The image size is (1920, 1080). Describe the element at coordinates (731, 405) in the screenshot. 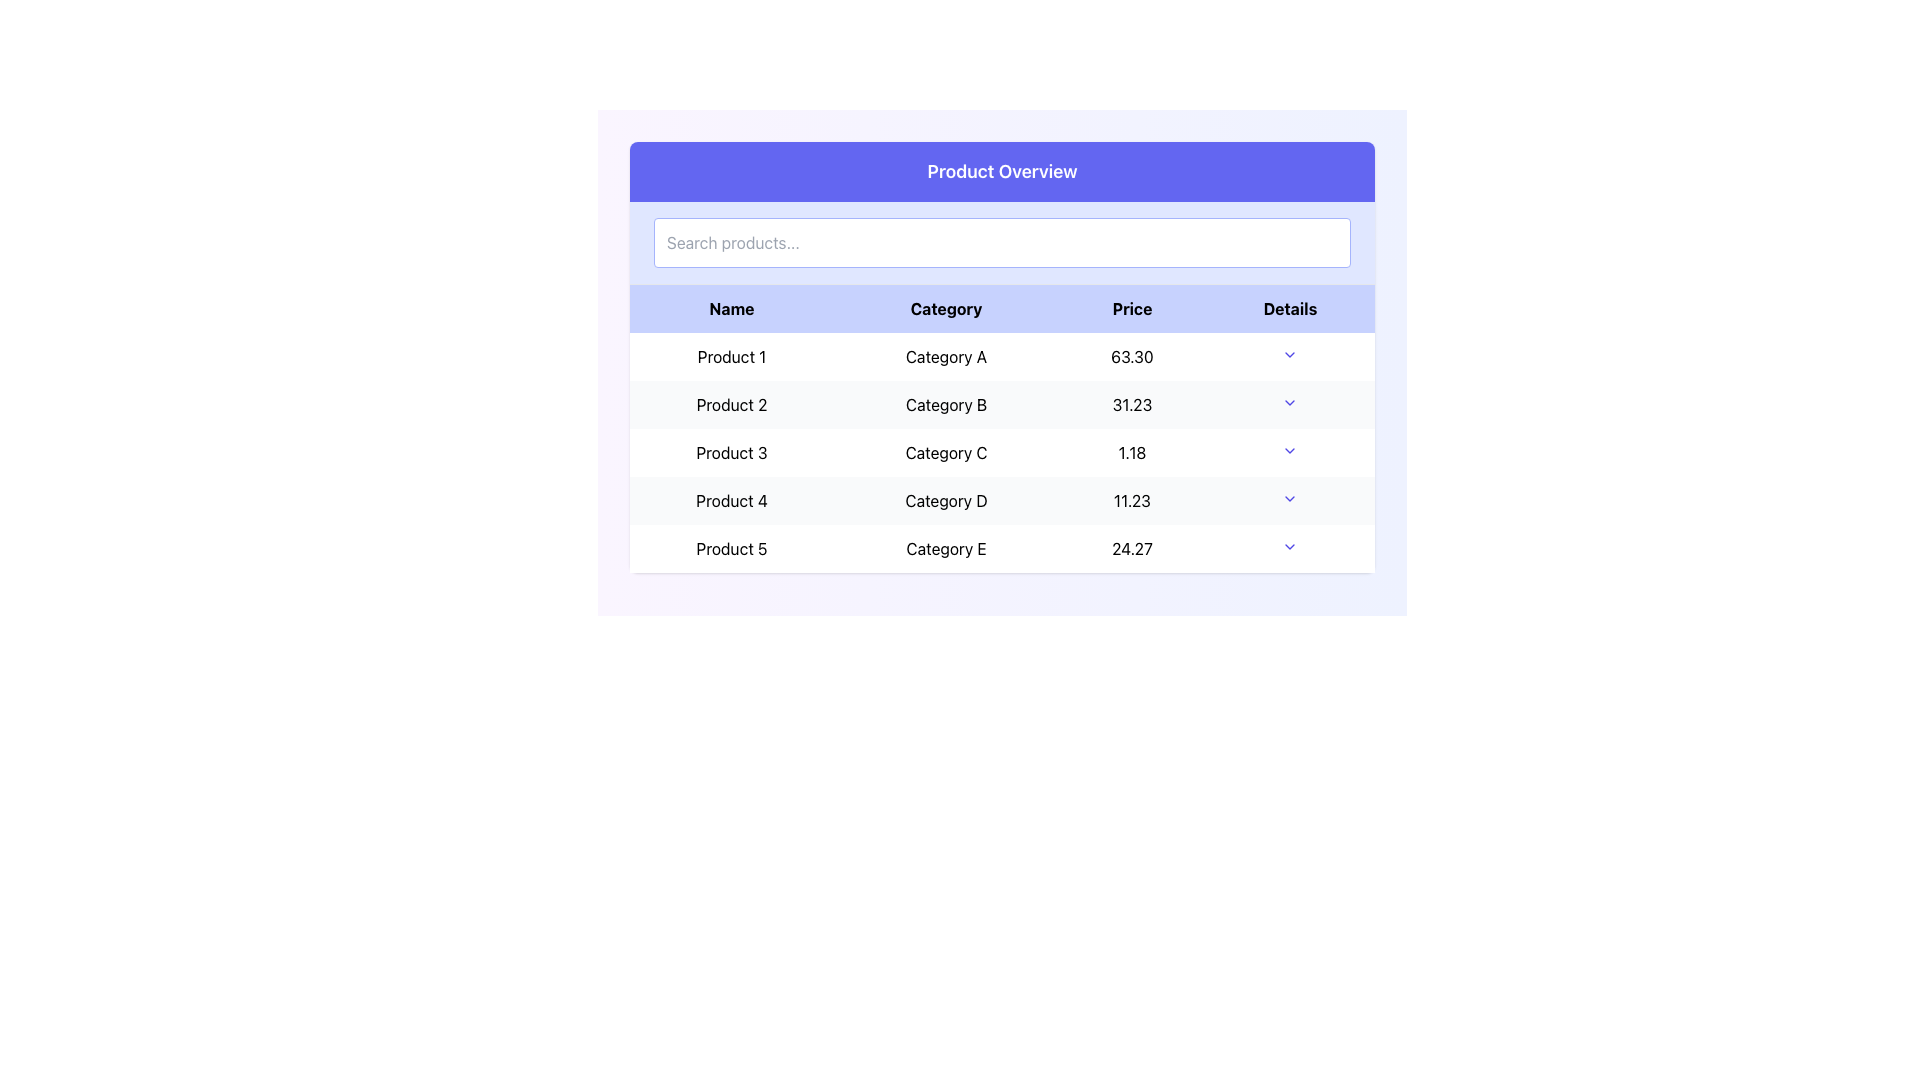

I see `the text label displaying 'Product 2' which is located in the second row of the table under the 'Name' column` at that location.